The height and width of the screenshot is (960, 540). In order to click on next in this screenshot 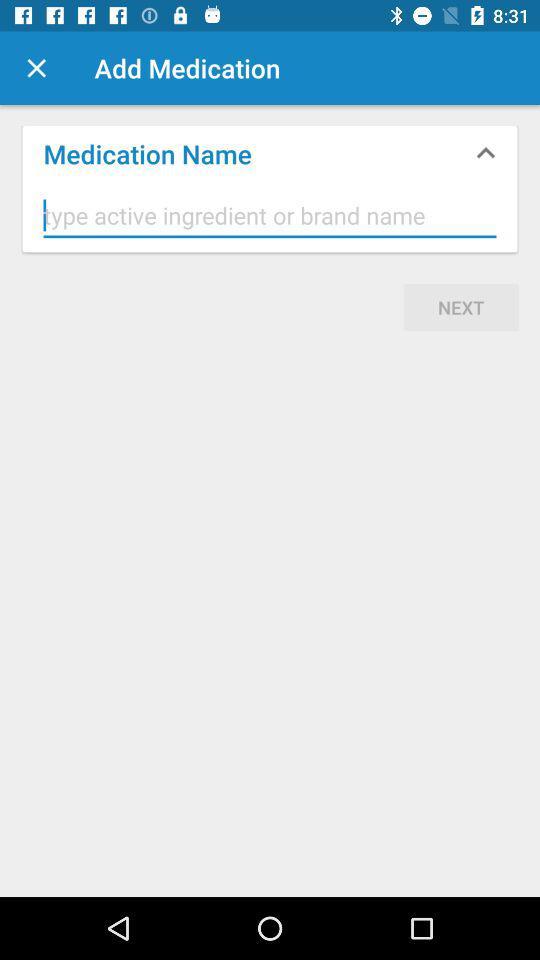, I will do `click(461, 307)`.